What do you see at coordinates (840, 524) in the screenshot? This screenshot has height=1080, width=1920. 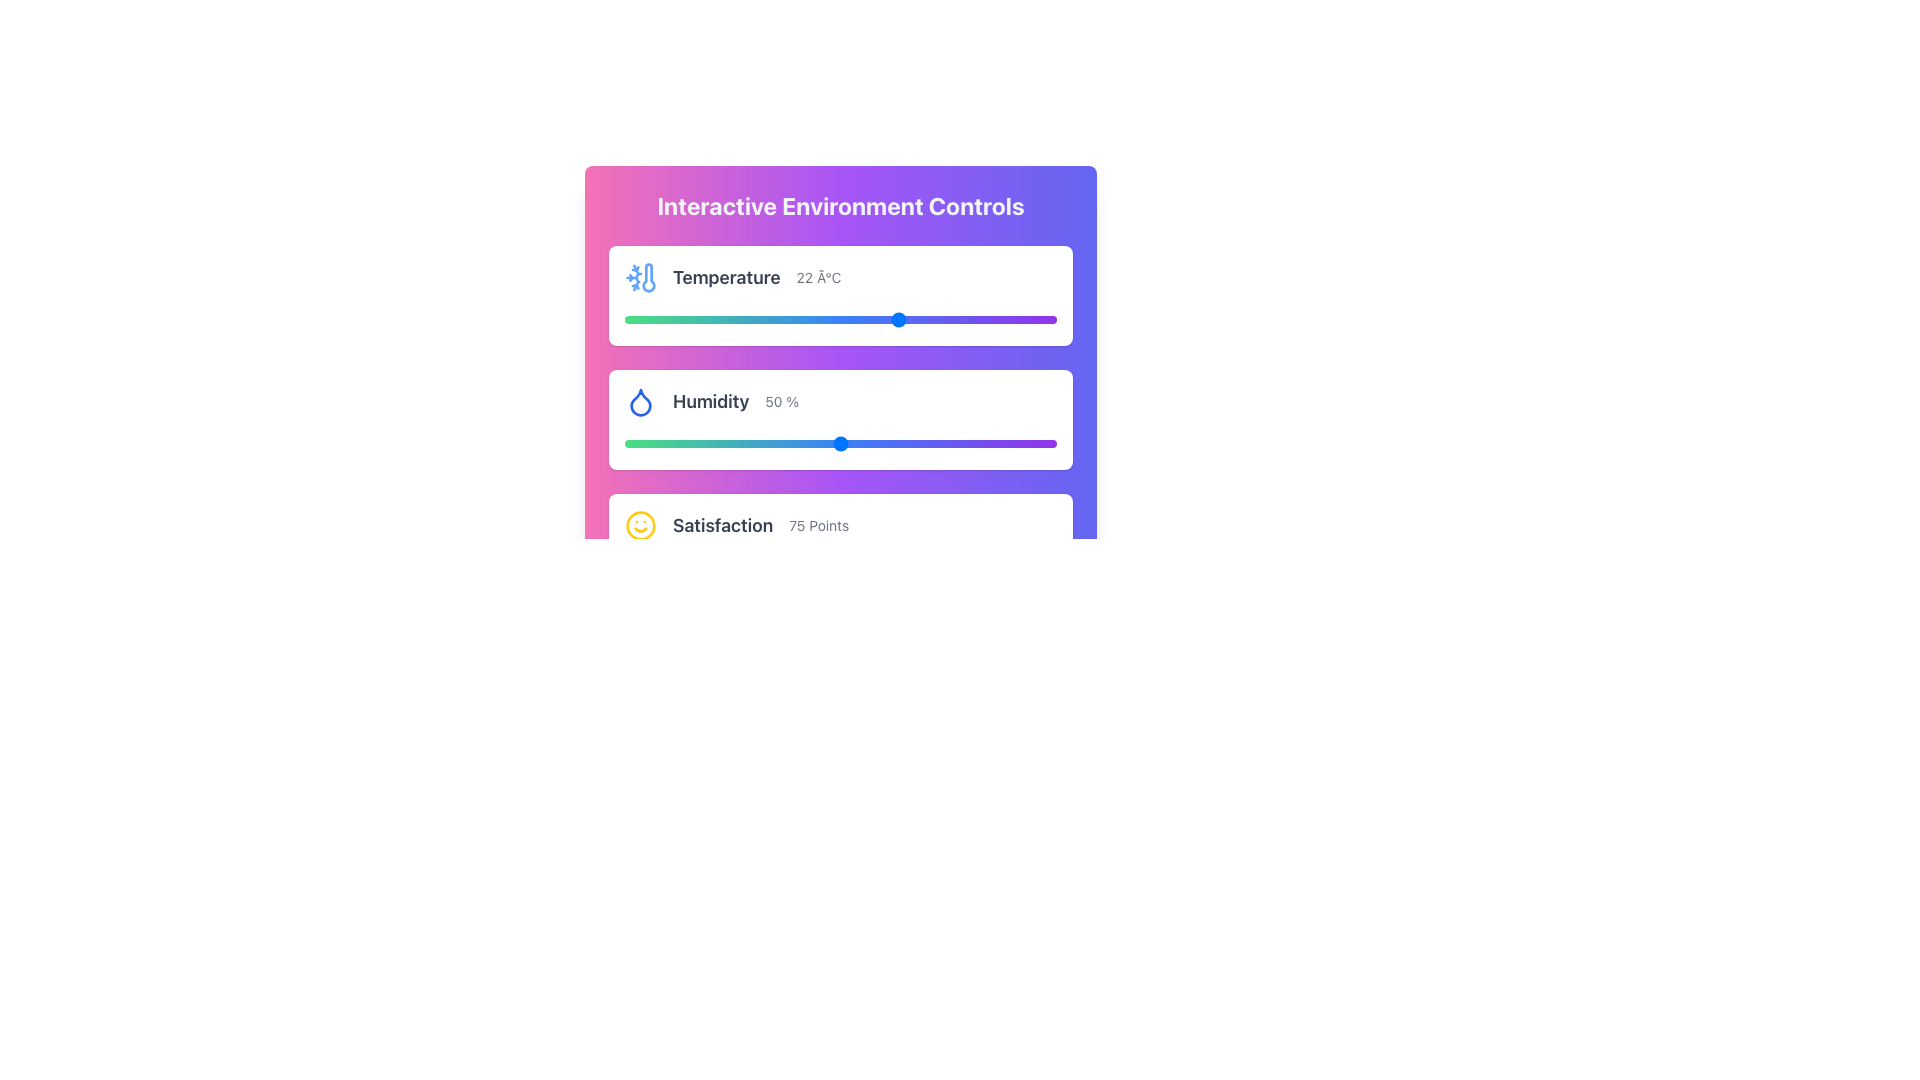 I see `displayed information from the Informational Section that shows a smiley icon, the text 'Satisfaction', and '75 Points'` at bounding box center [840, 524].